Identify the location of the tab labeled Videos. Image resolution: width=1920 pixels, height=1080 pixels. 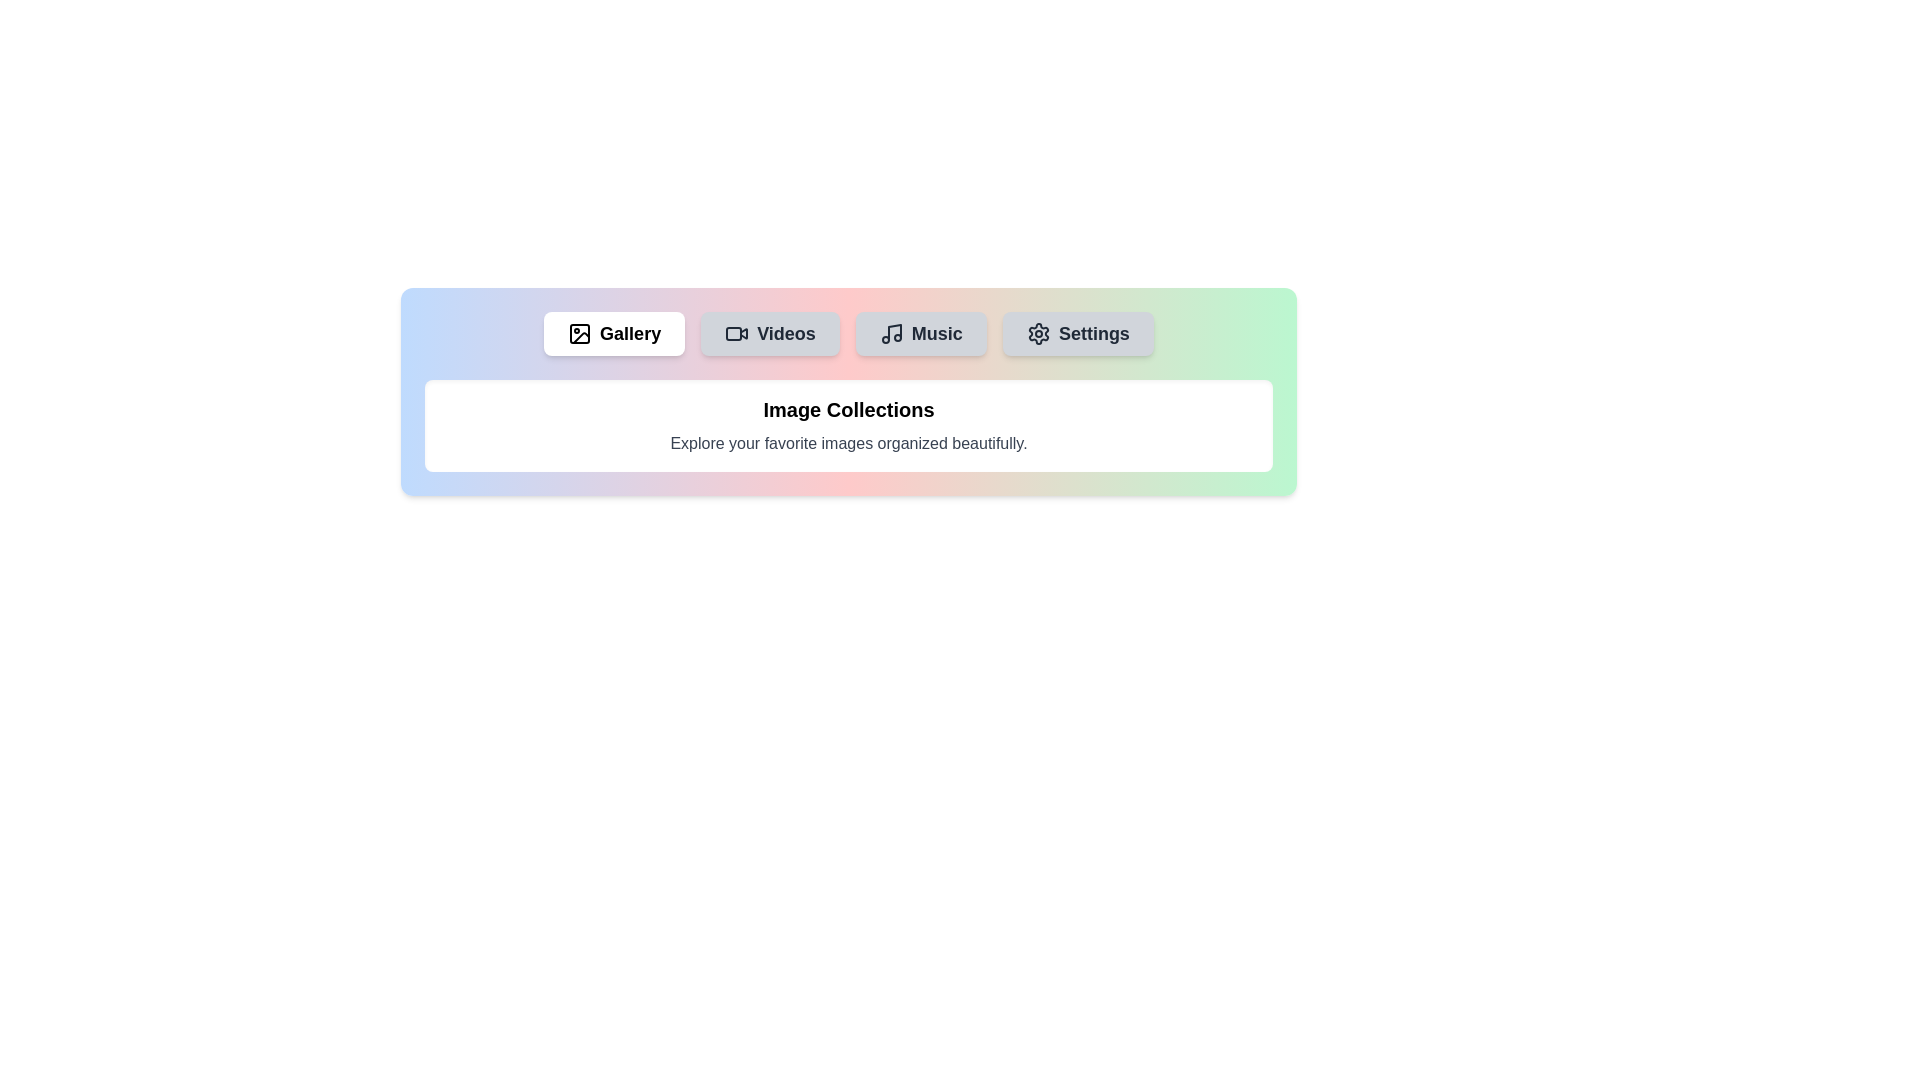
(769, 333).